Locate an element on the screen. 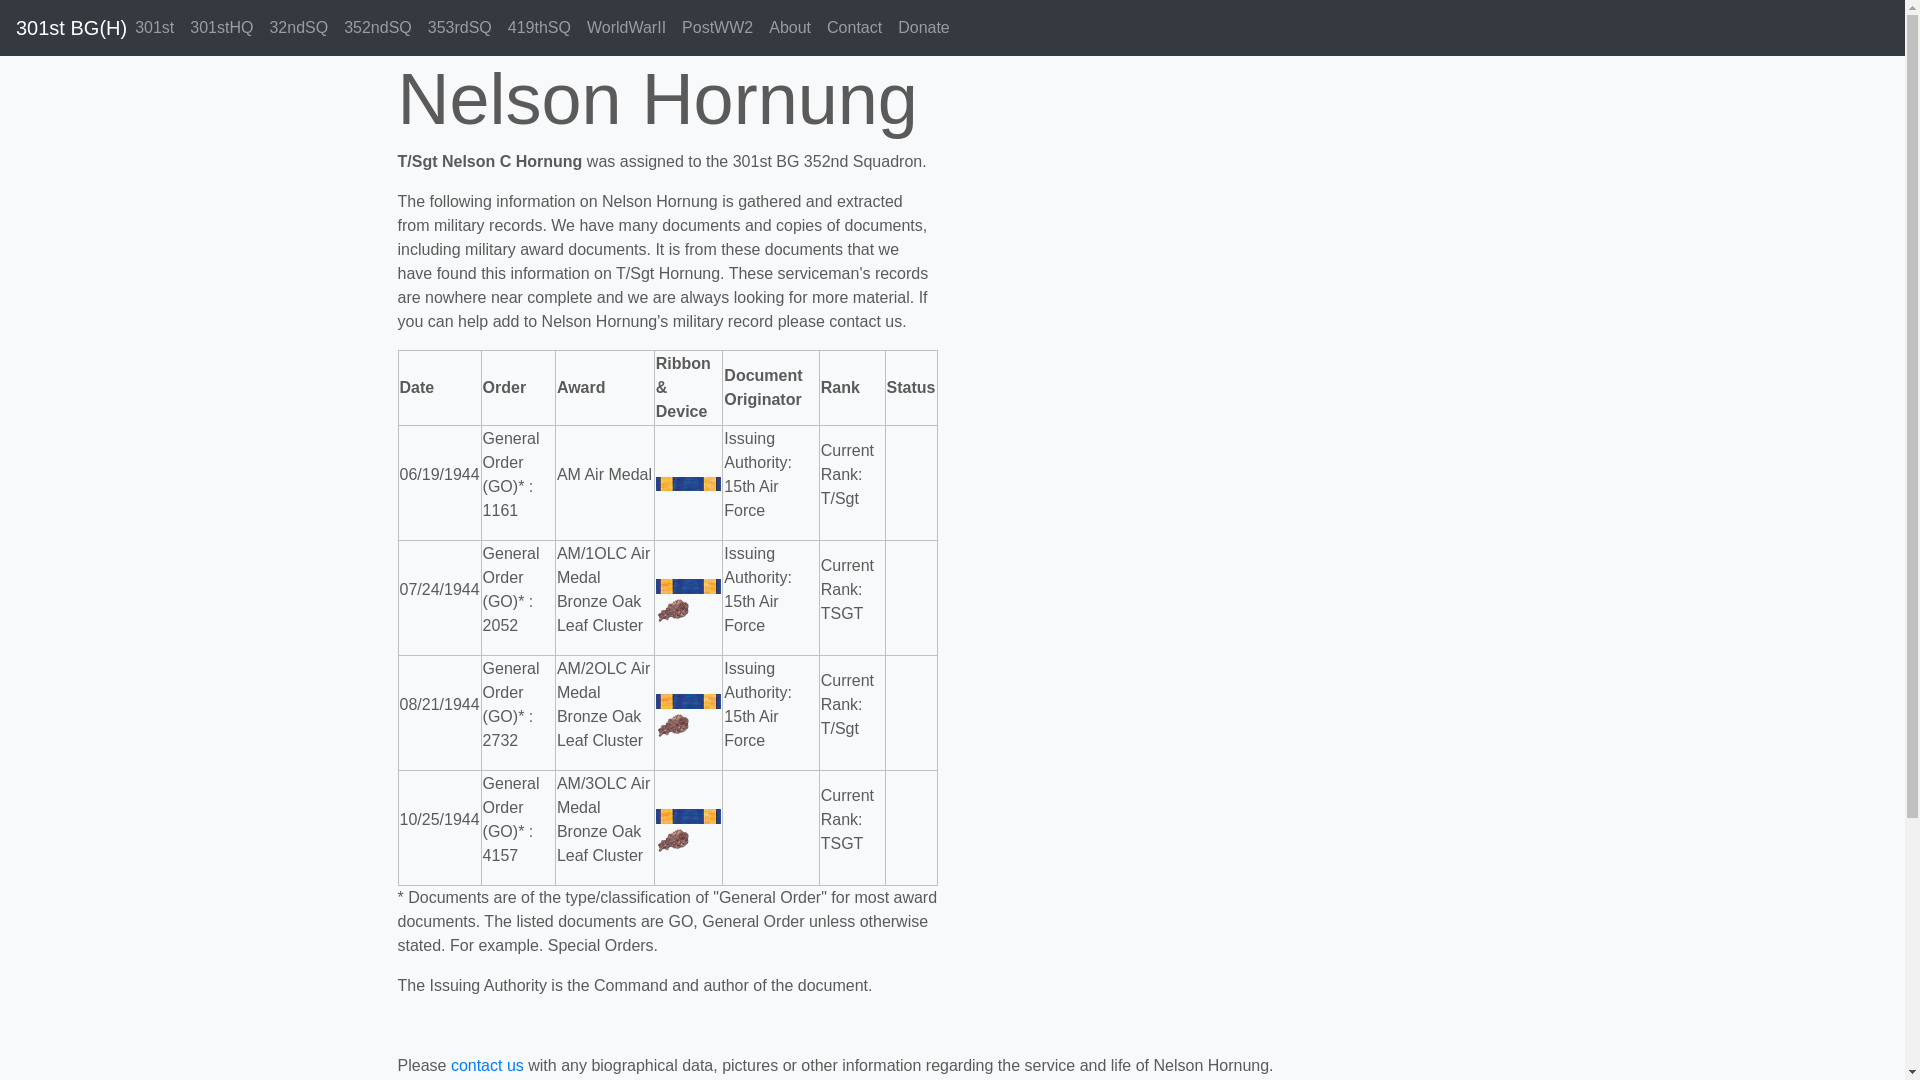 The width and height of the screenshot is (1920, 1080). 'Donate' is located at coordinates (888, 27).